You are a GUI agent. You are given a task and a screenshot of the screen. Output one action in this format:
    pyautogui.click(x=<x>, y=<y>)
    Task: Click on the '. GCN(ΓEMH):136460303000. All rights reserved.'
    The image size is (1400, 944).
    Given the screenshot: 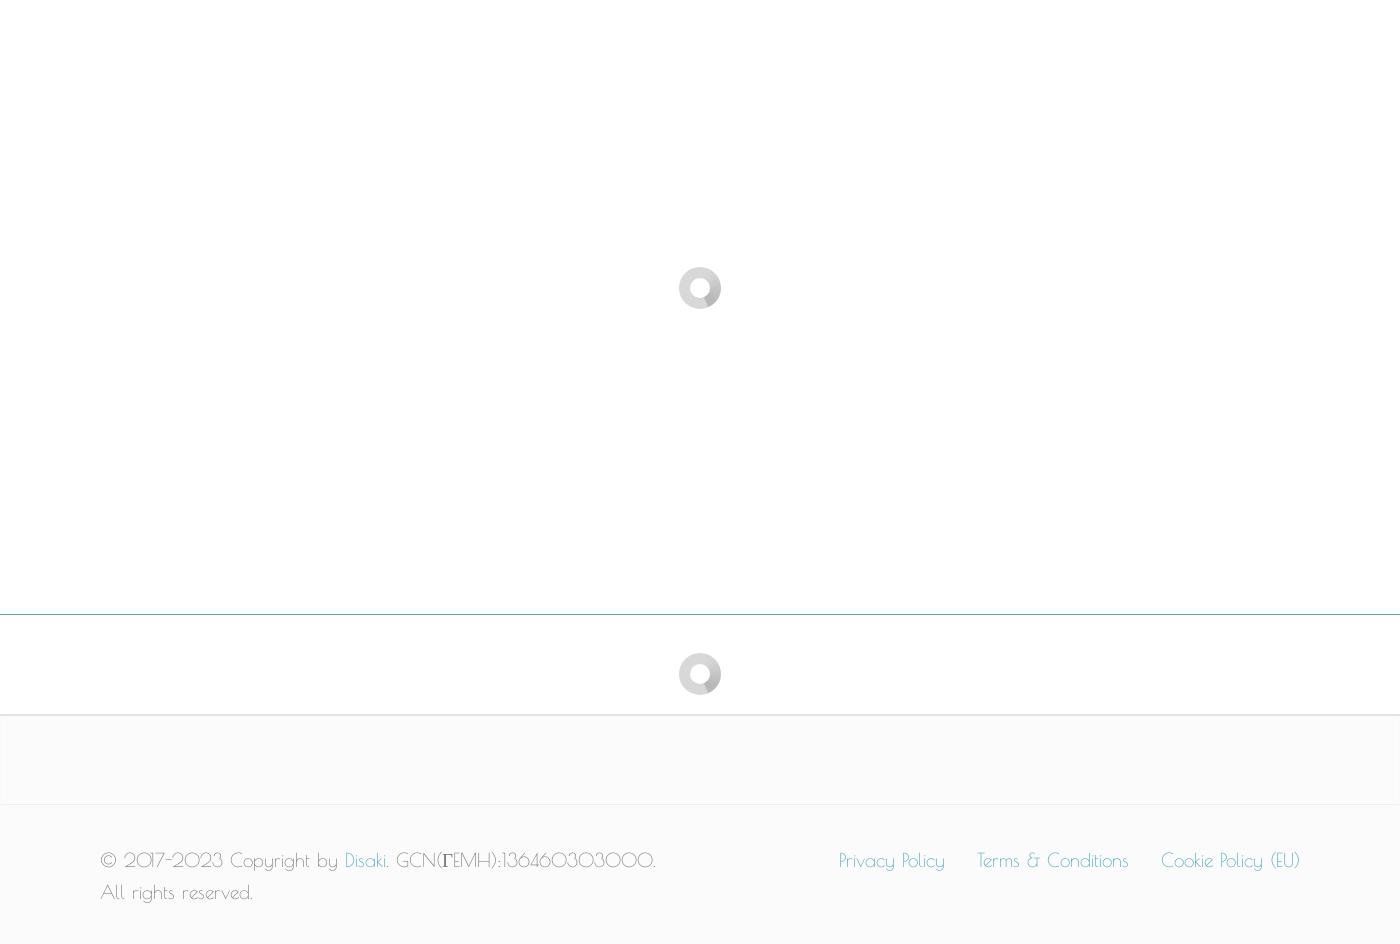 What is the action you would take?
    pyautogui.click(x=377, y=876)
    